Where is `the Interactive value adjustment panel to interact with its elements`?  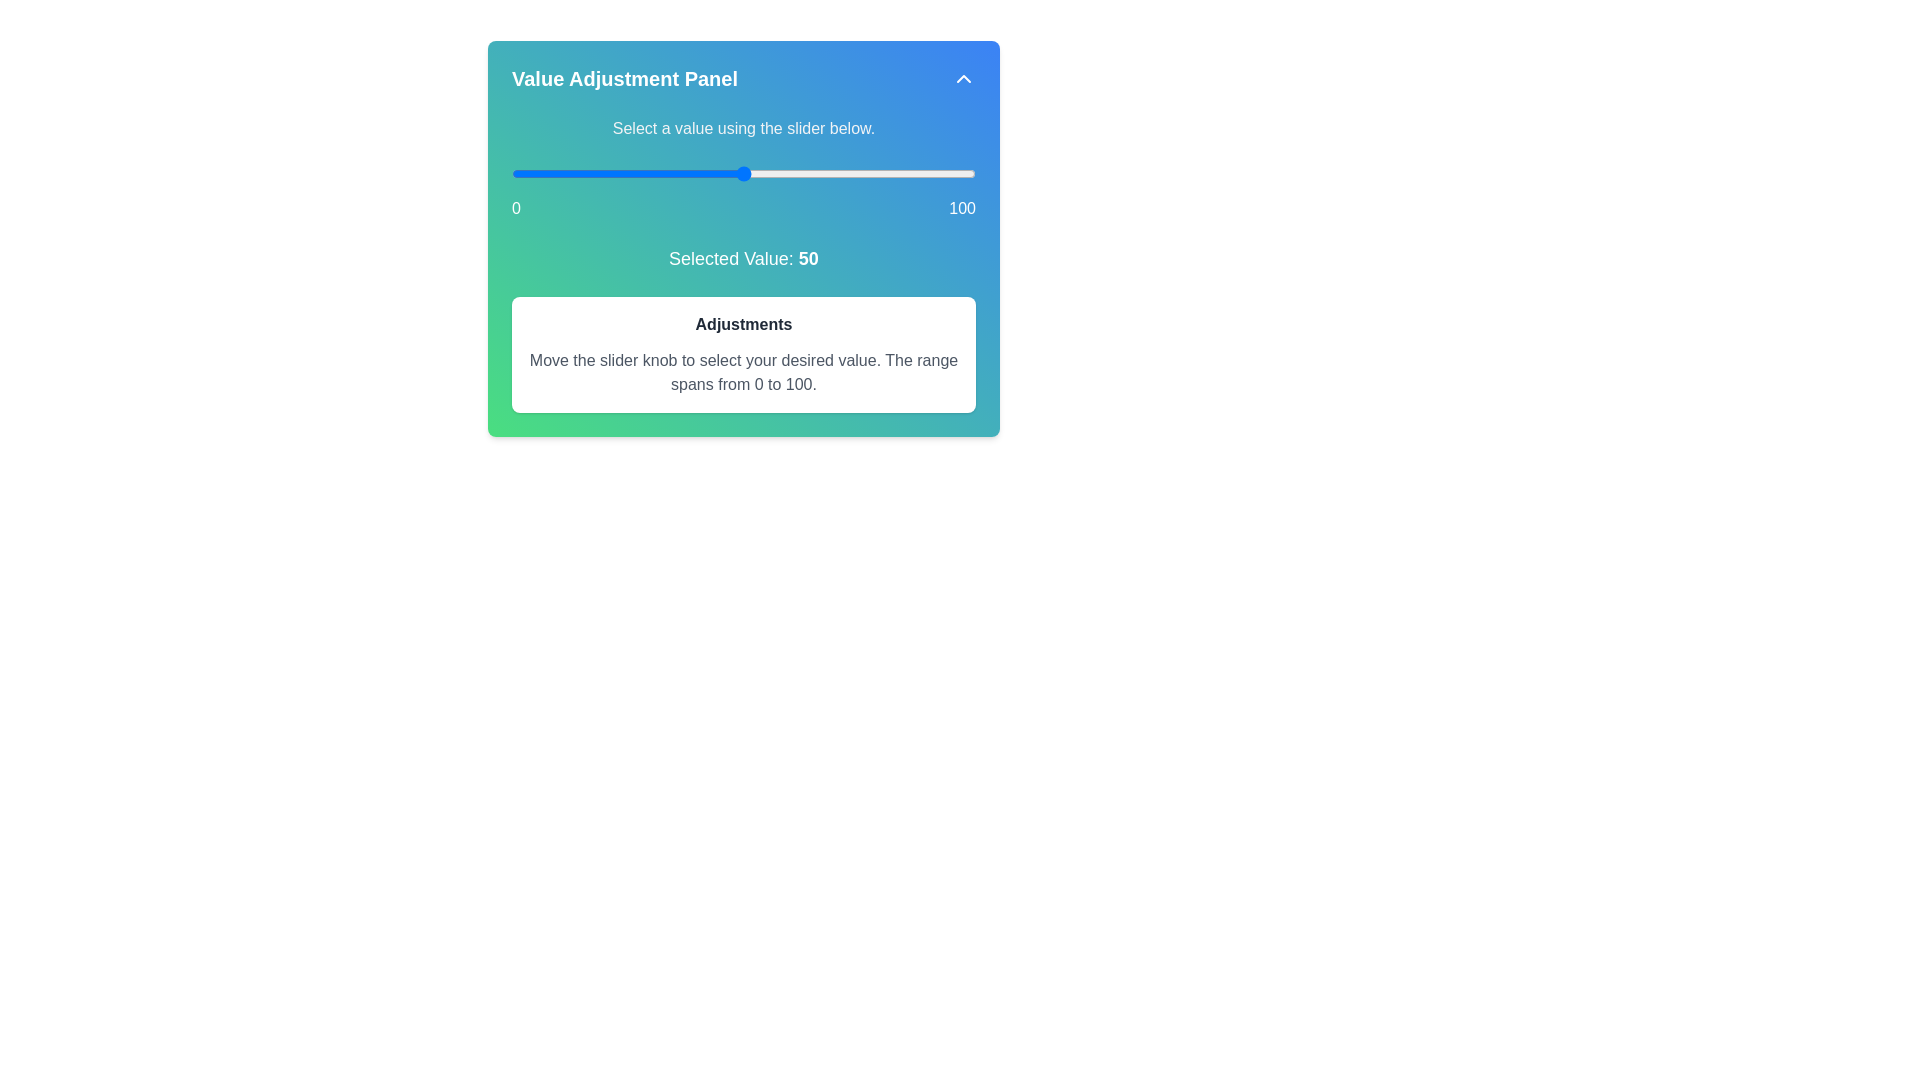
the Interactive value adjustment panel to interact with its elements is located at coordinates (743, 238).